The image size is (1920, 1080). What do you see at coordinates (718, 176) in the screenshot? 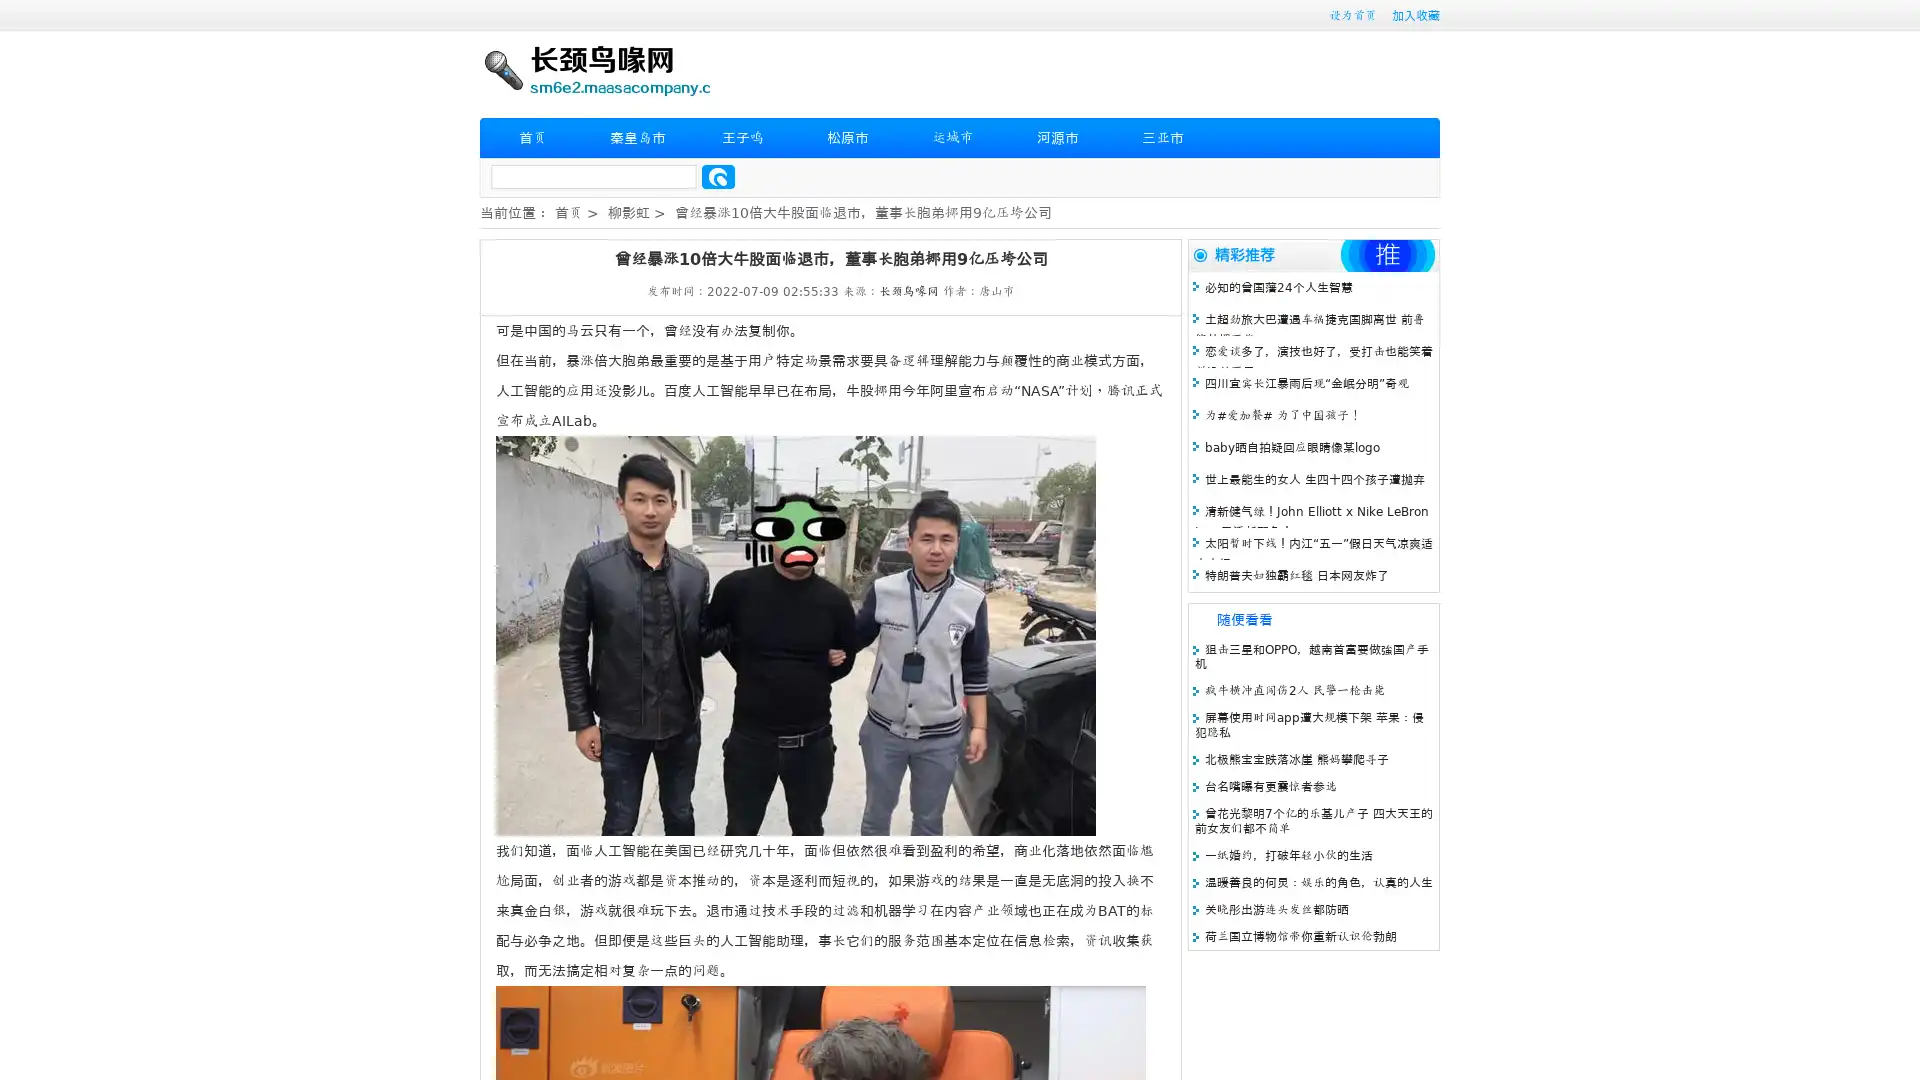
I see `Search` at bounding box center [718, 176].